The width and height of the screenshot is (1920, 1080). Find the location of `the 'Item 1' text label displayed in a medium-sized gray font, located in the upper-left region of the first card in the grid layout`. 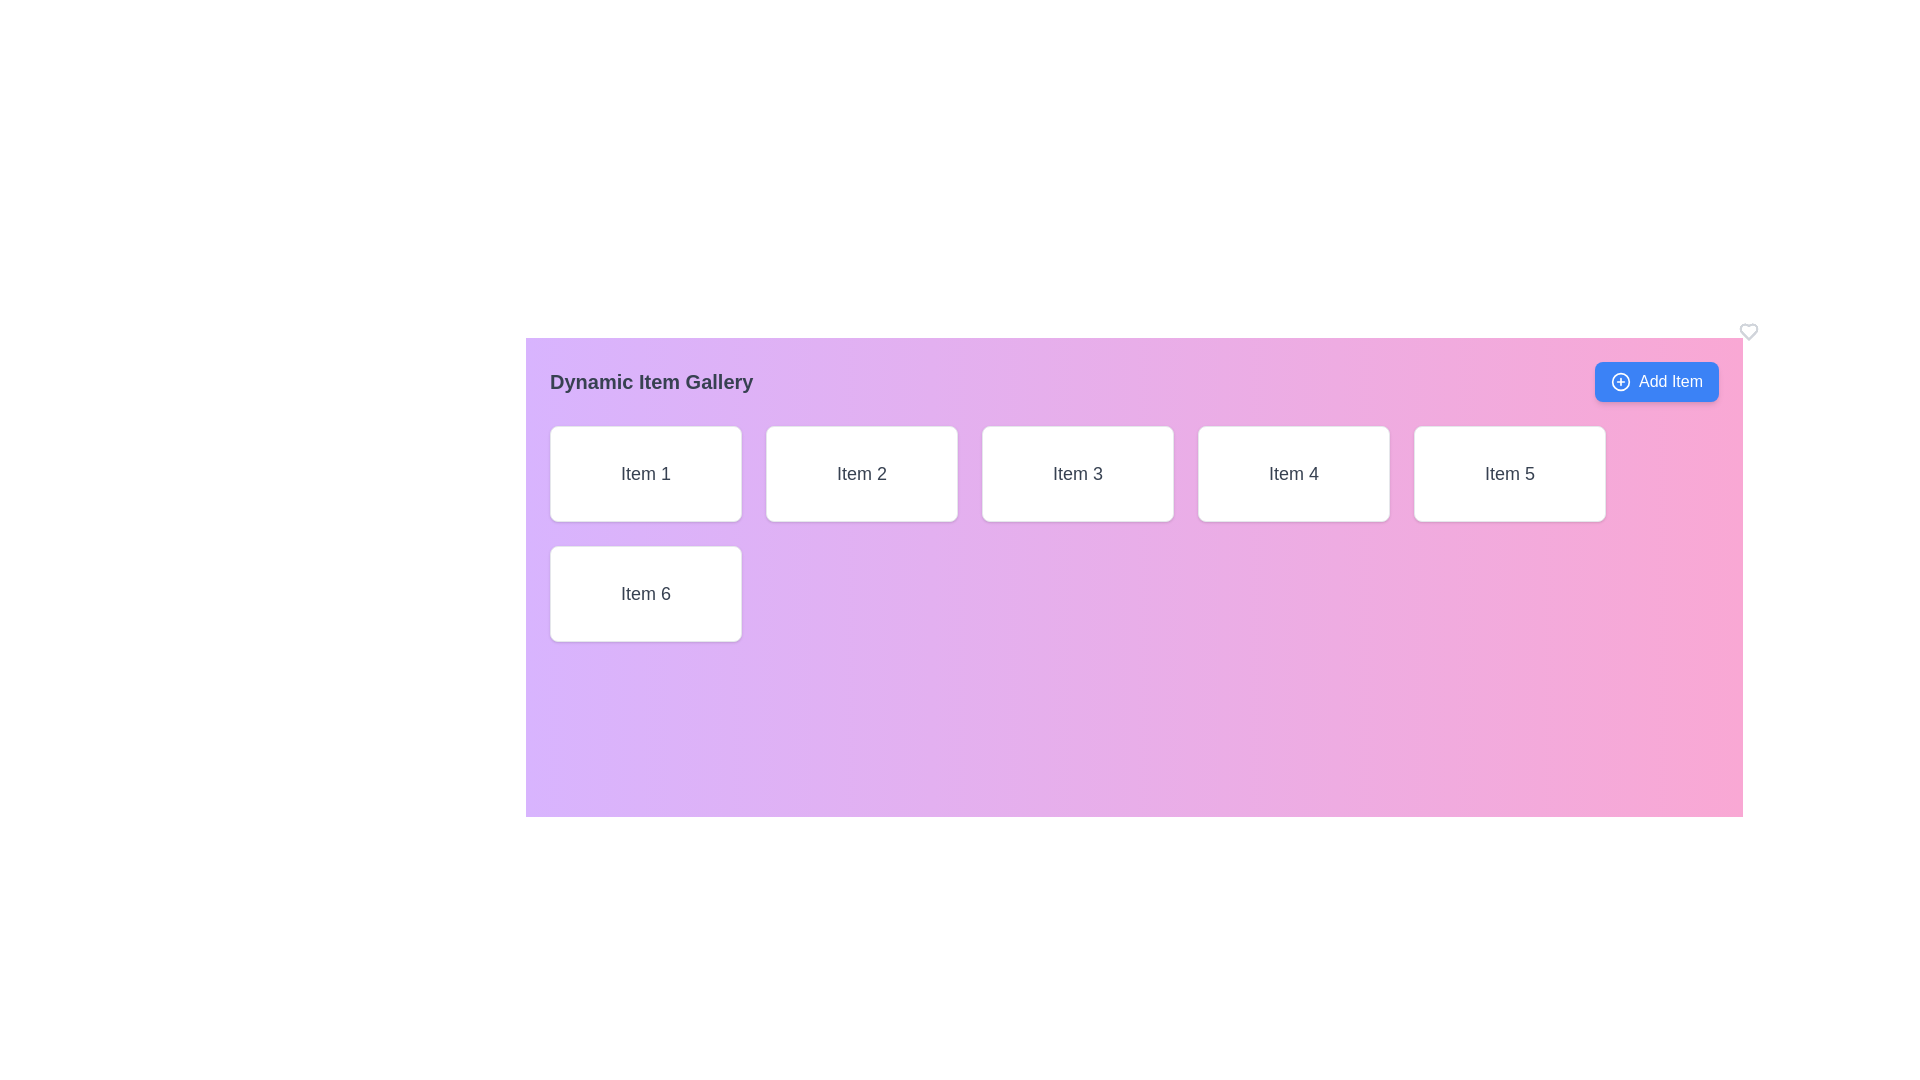

the 'Item 1' text label displayed in a medium-sized gray font, located in the upper-left region of the first card in the grid layout is located at coordinates (646, 474).